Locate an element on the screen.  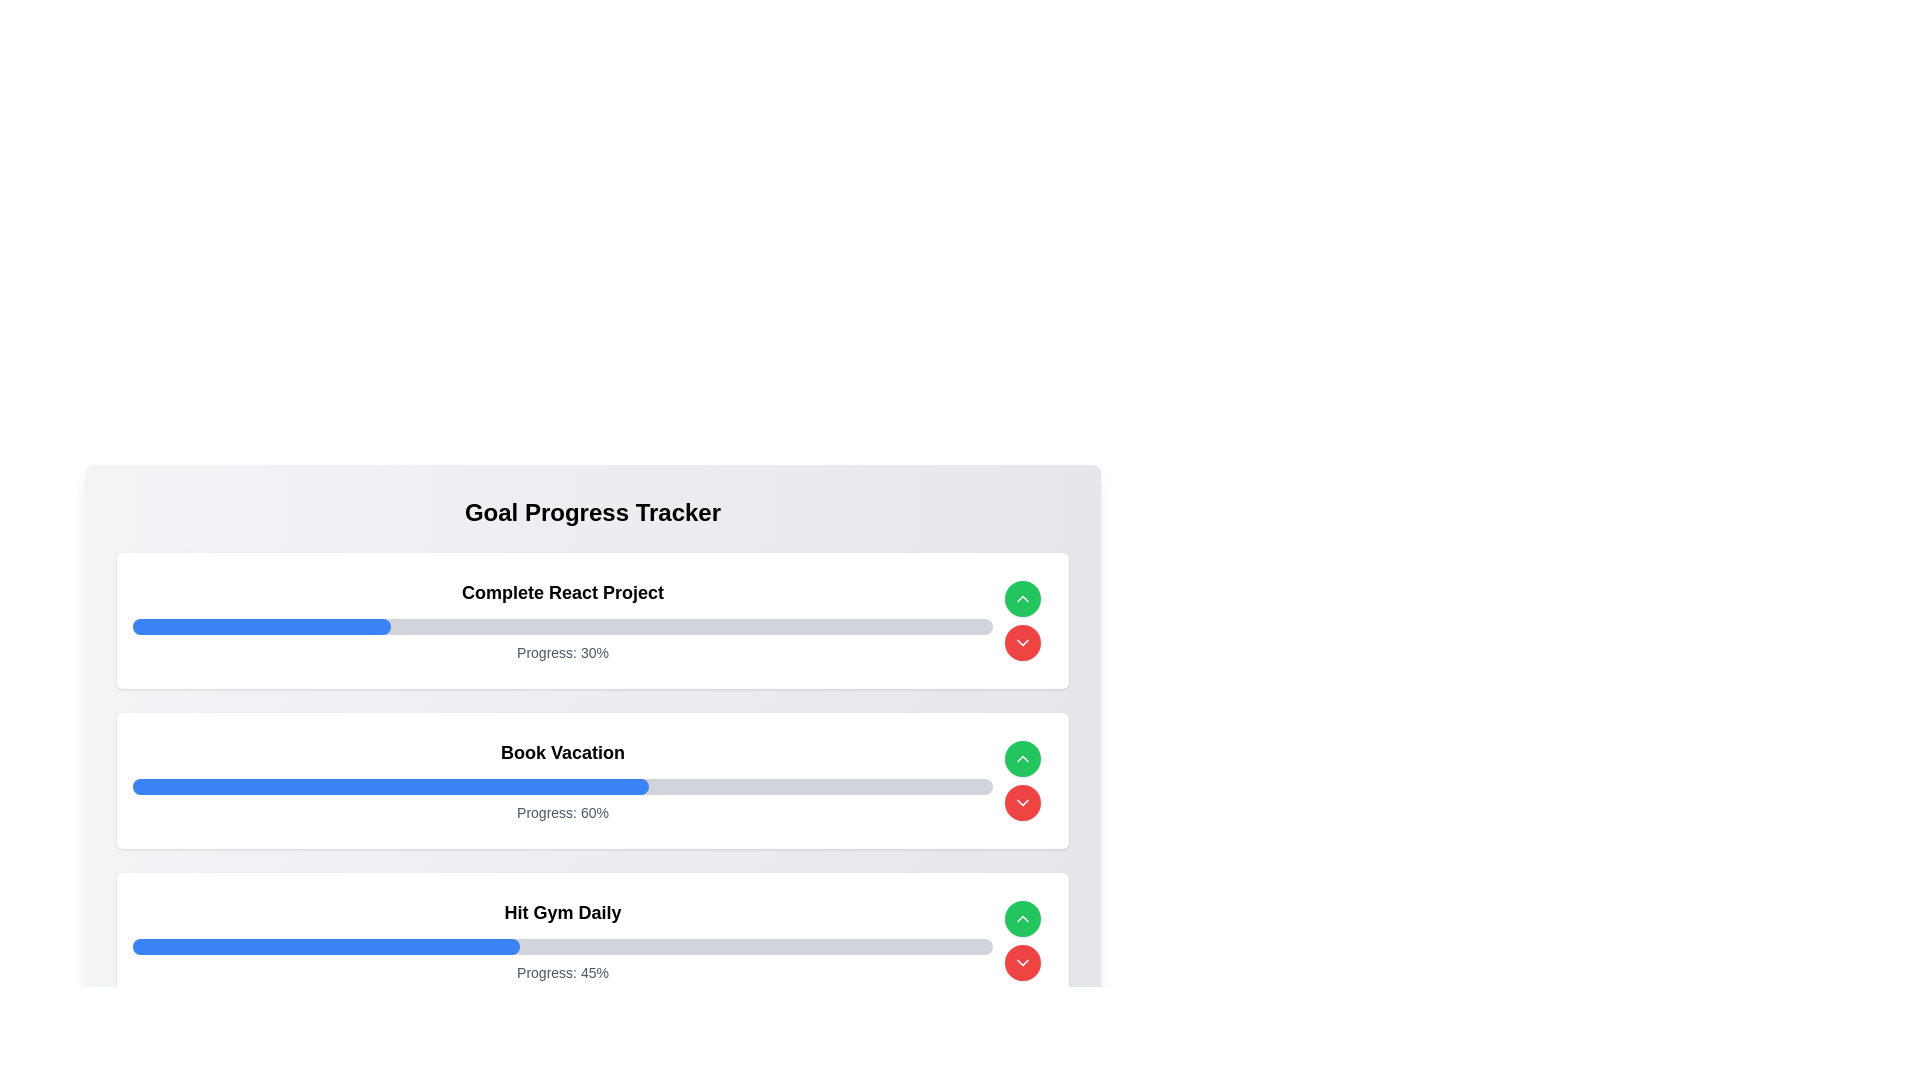
the downward chevron icon for keyboard navigation is located at coordinates (1022, 643).